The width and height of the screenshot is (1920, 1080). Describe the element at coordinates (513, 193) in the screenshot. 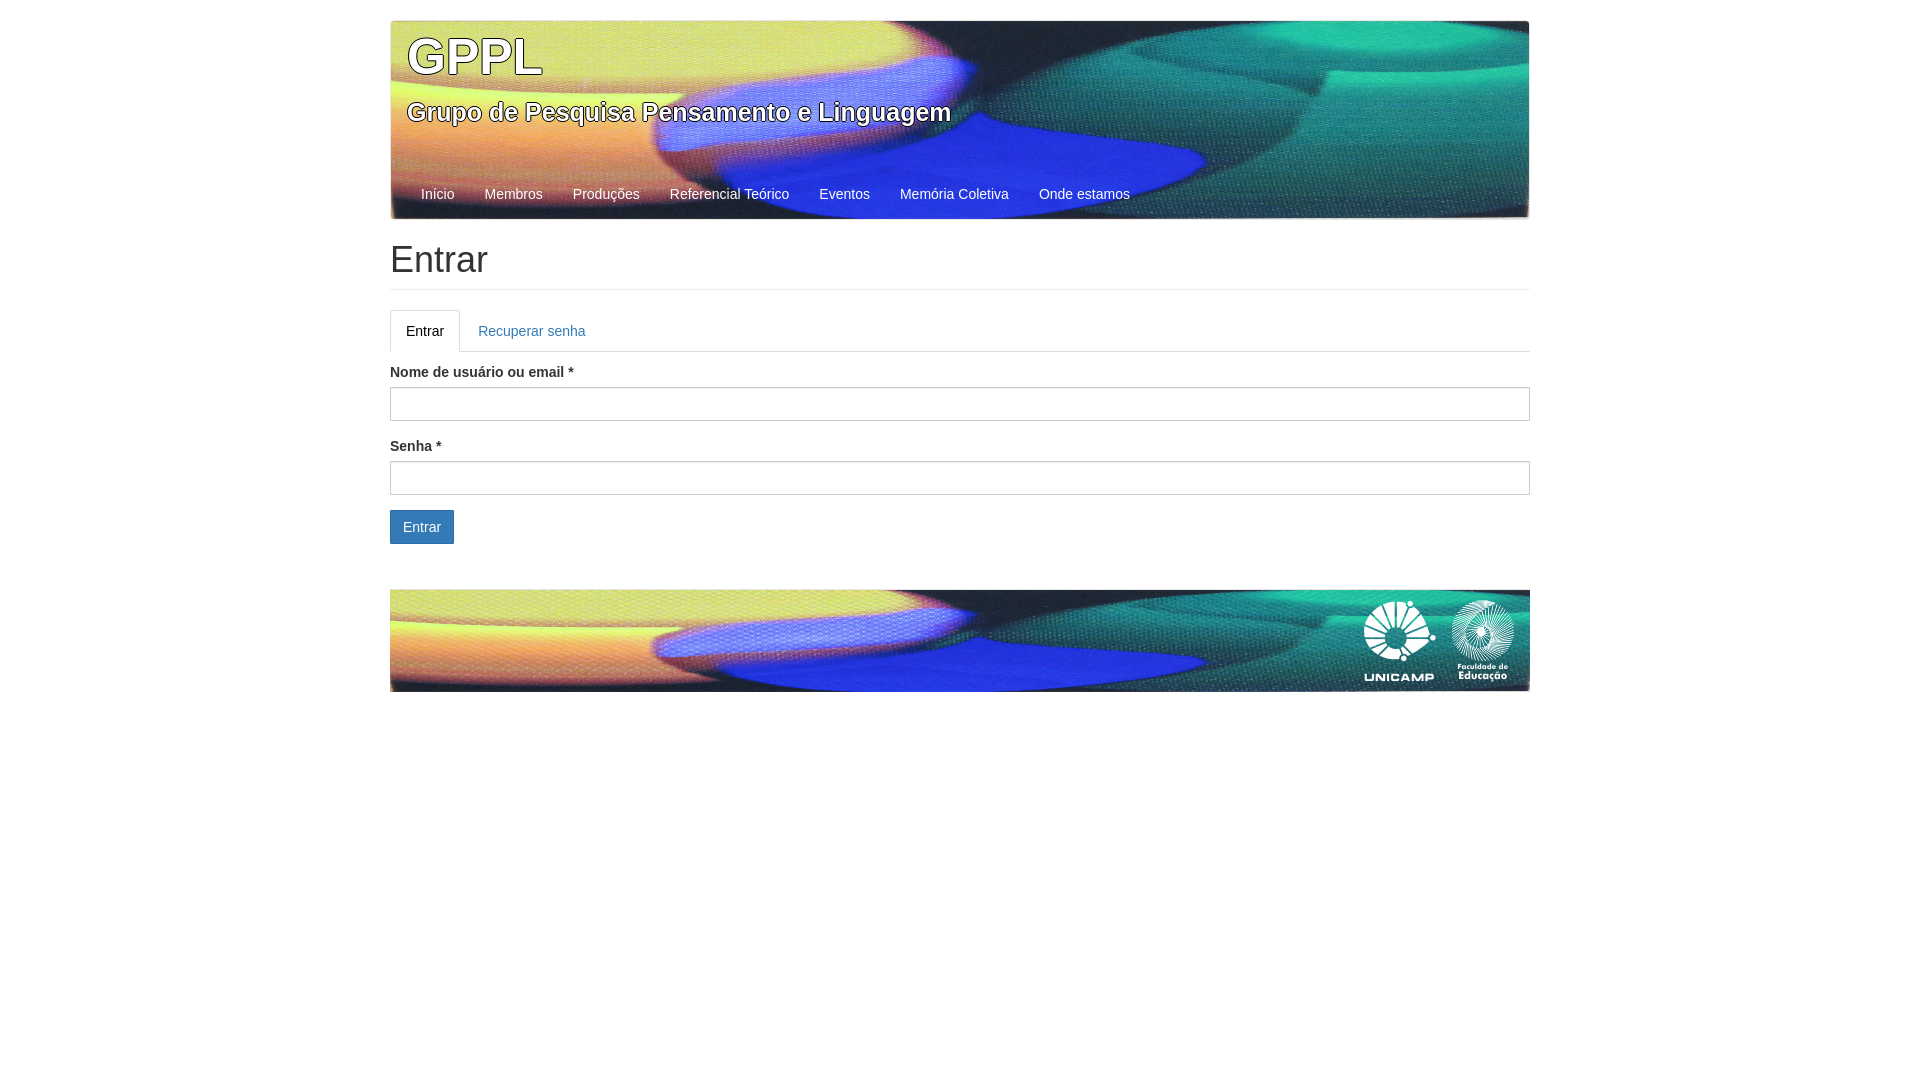

I see `'Membros'` at that location.